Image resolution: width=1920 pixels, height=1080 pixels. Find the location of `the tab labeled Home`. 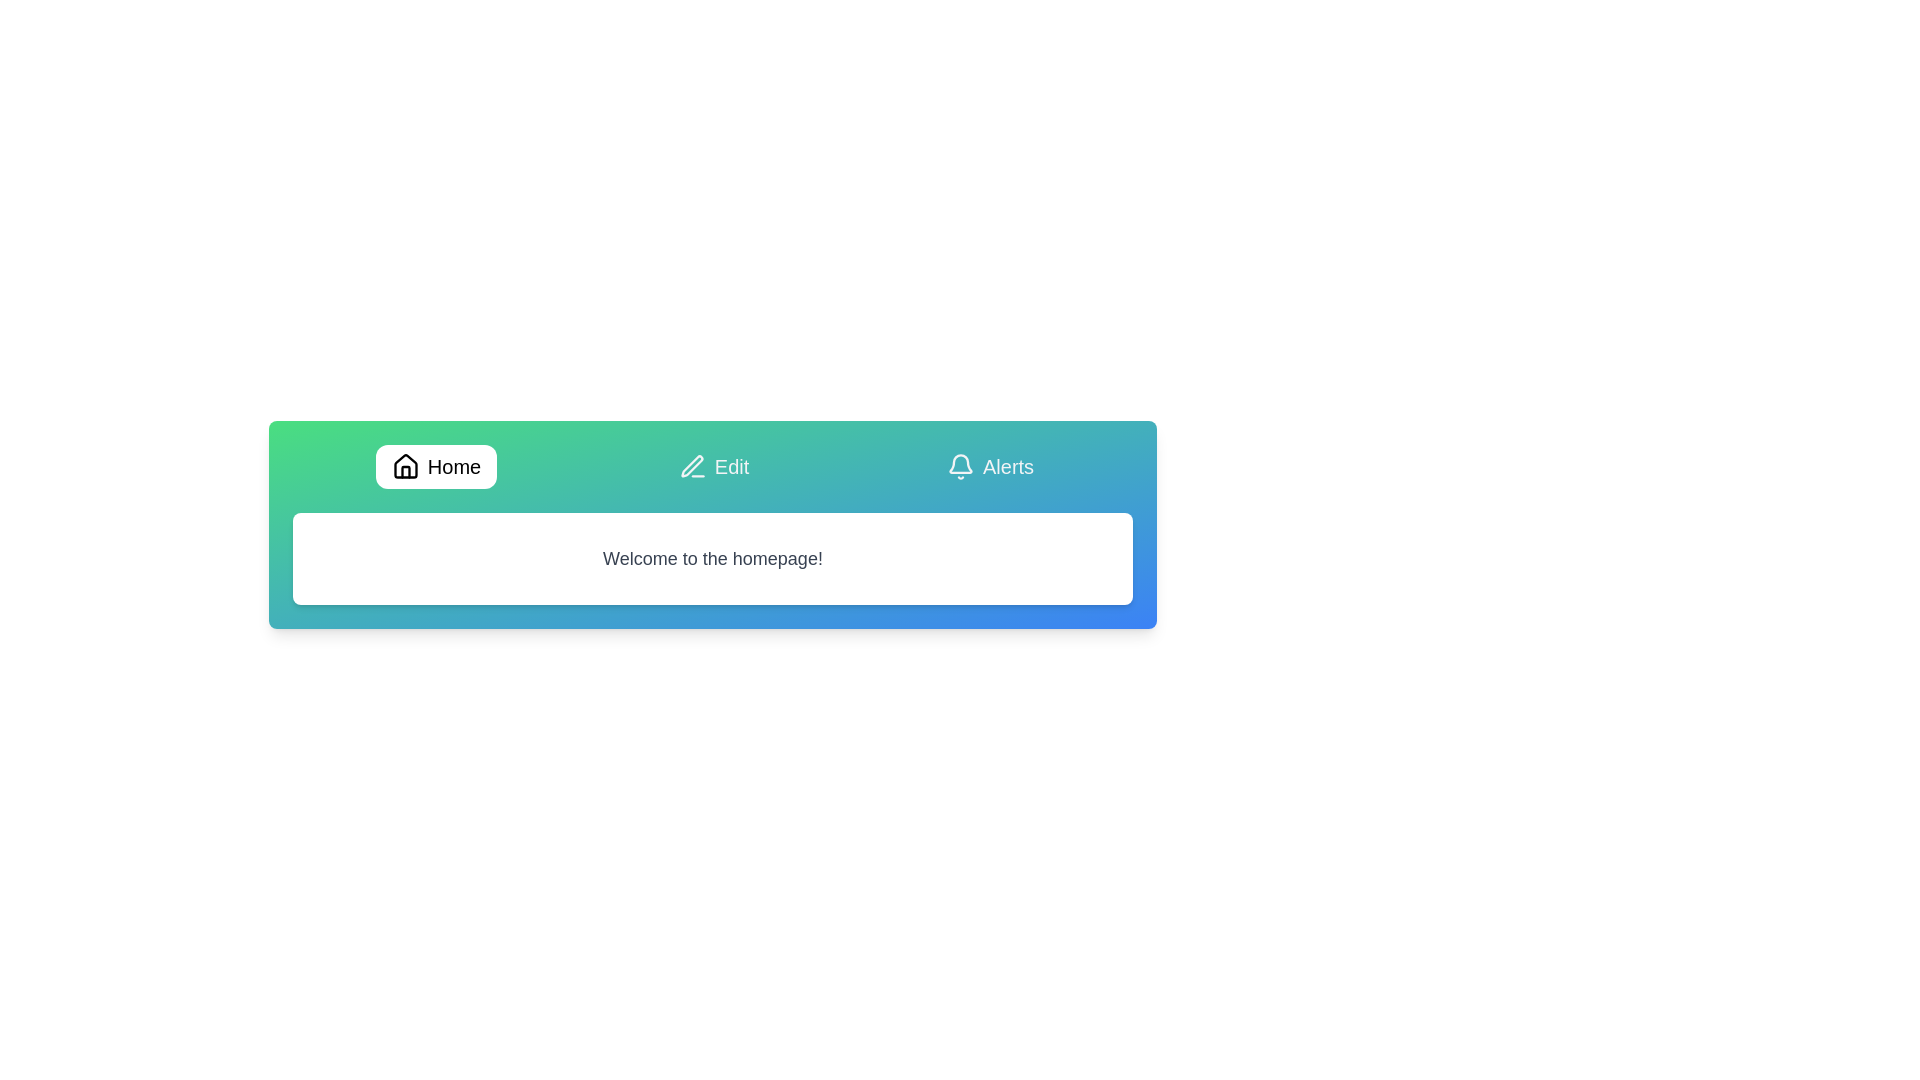

the tab labeled Home is located at coordinates (435, 466).